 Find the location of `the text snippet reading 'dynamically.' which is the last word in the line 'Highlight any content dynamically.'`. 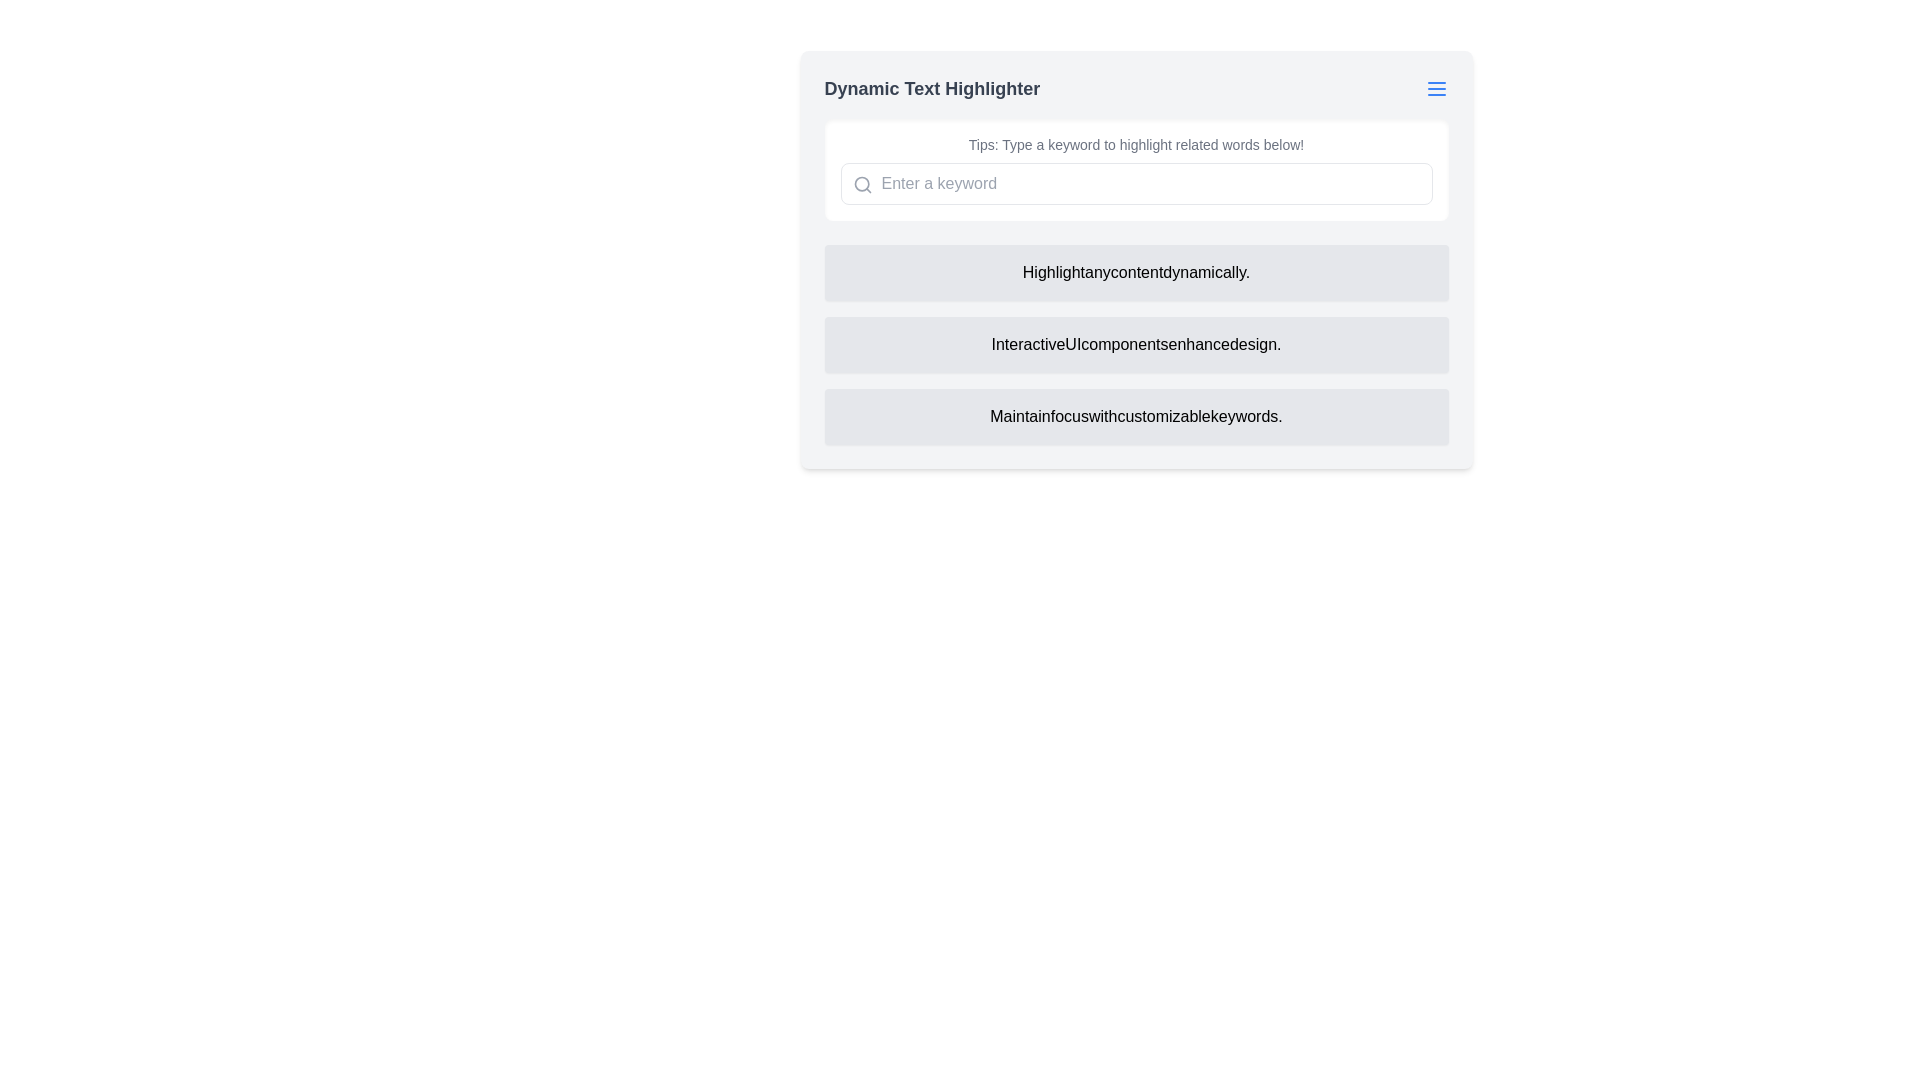

the text snippet reading 'dynamically.' which is the last word in the line 'Highlight any content dynamically.' is located at coordinates (1205, 272).